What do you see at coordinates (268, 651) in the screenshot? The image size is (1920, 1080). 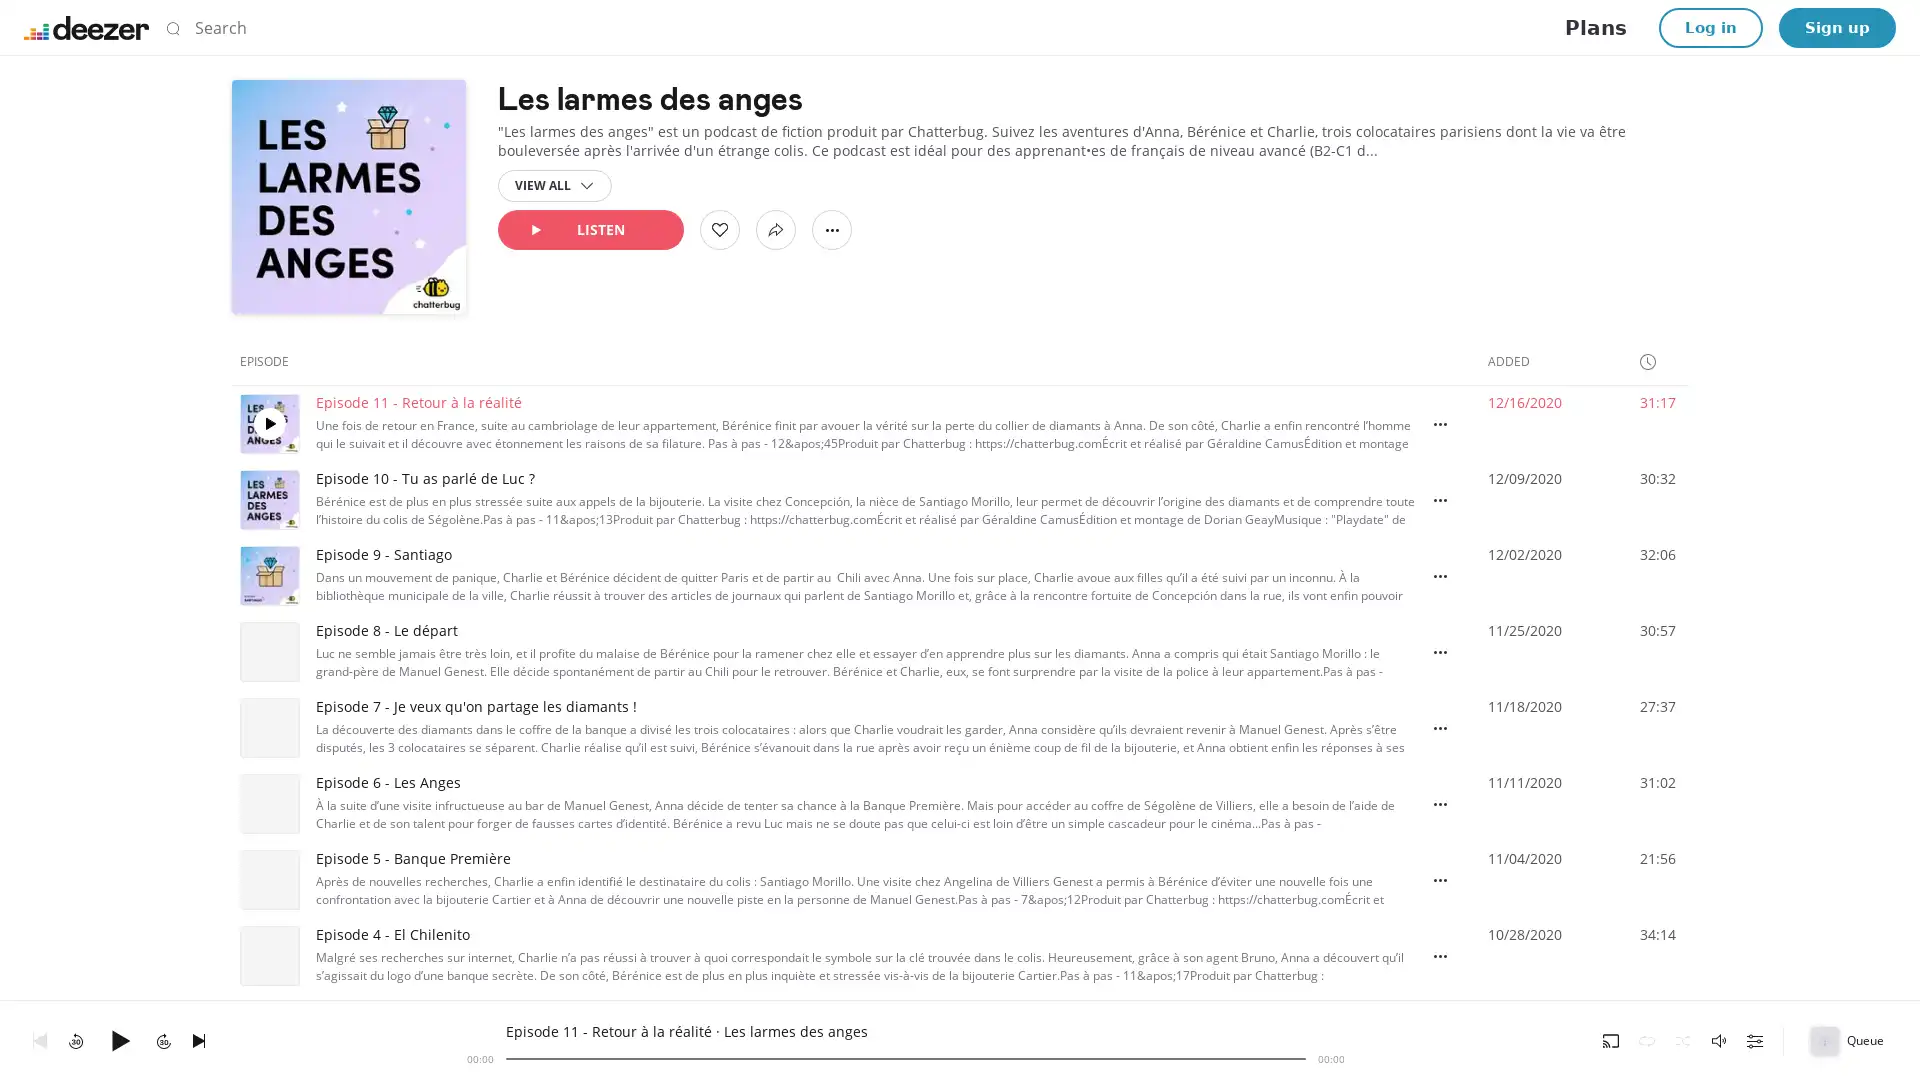 I see `Play Episode 8 - Le depart by Les larmes des anges` at bounding box center [268, 651].